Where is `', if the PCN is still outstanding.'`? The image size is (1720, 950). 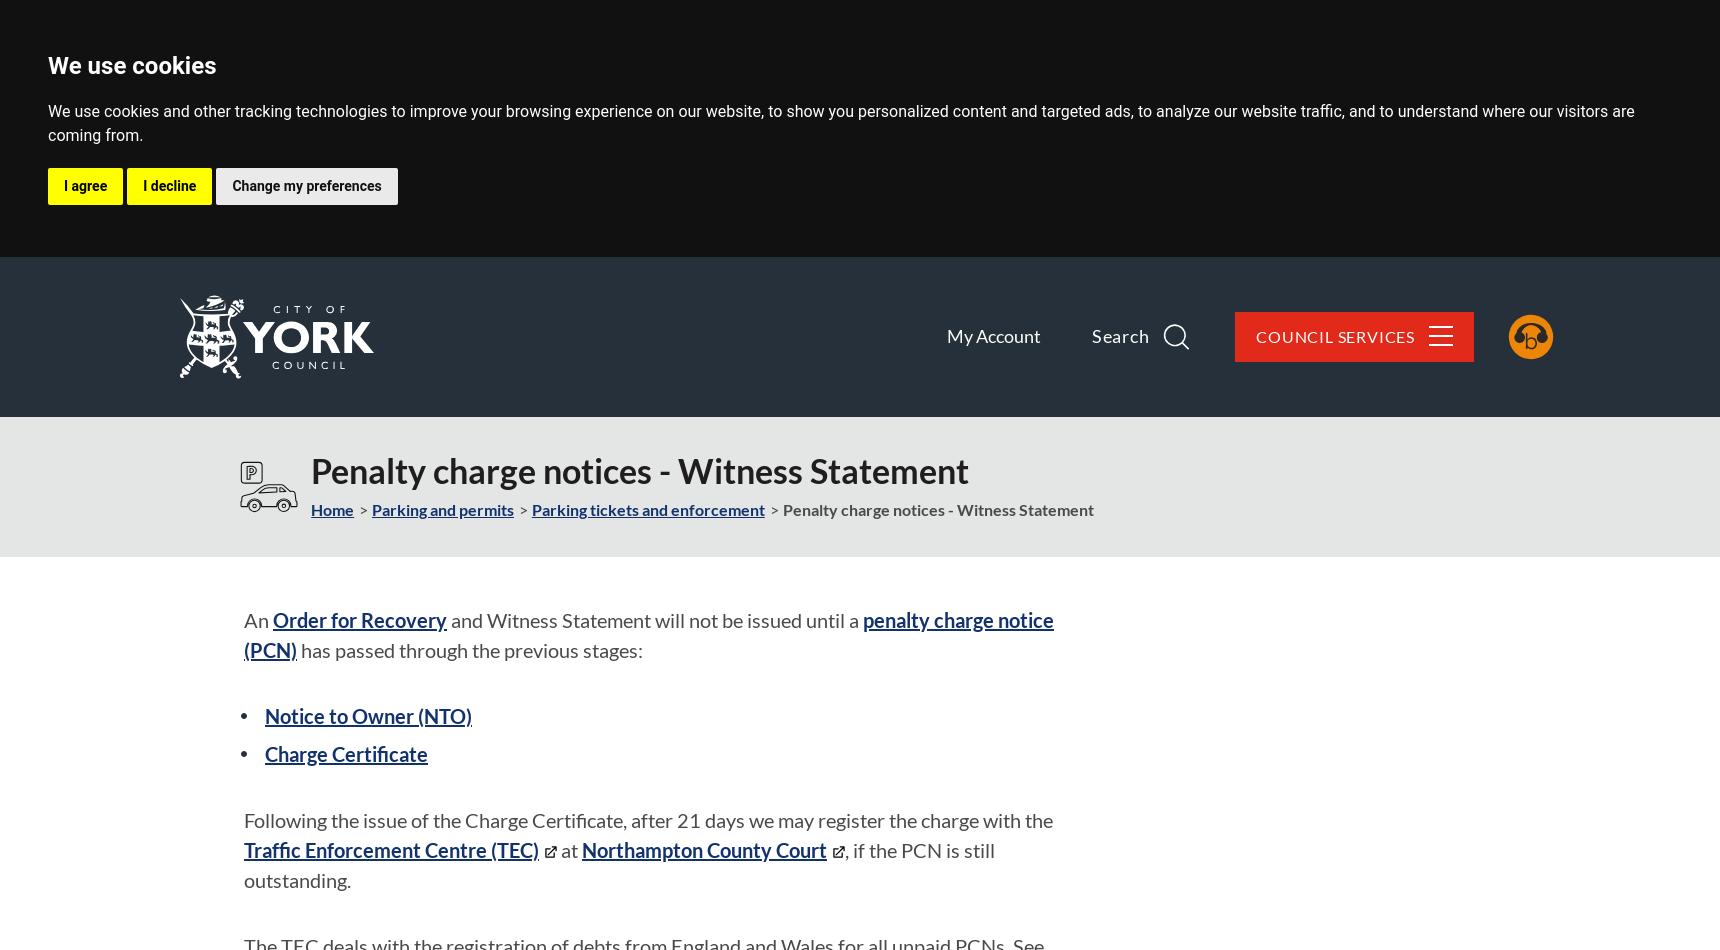
', if the PCN is still outstanding.' is located at coordinates (618, 863).